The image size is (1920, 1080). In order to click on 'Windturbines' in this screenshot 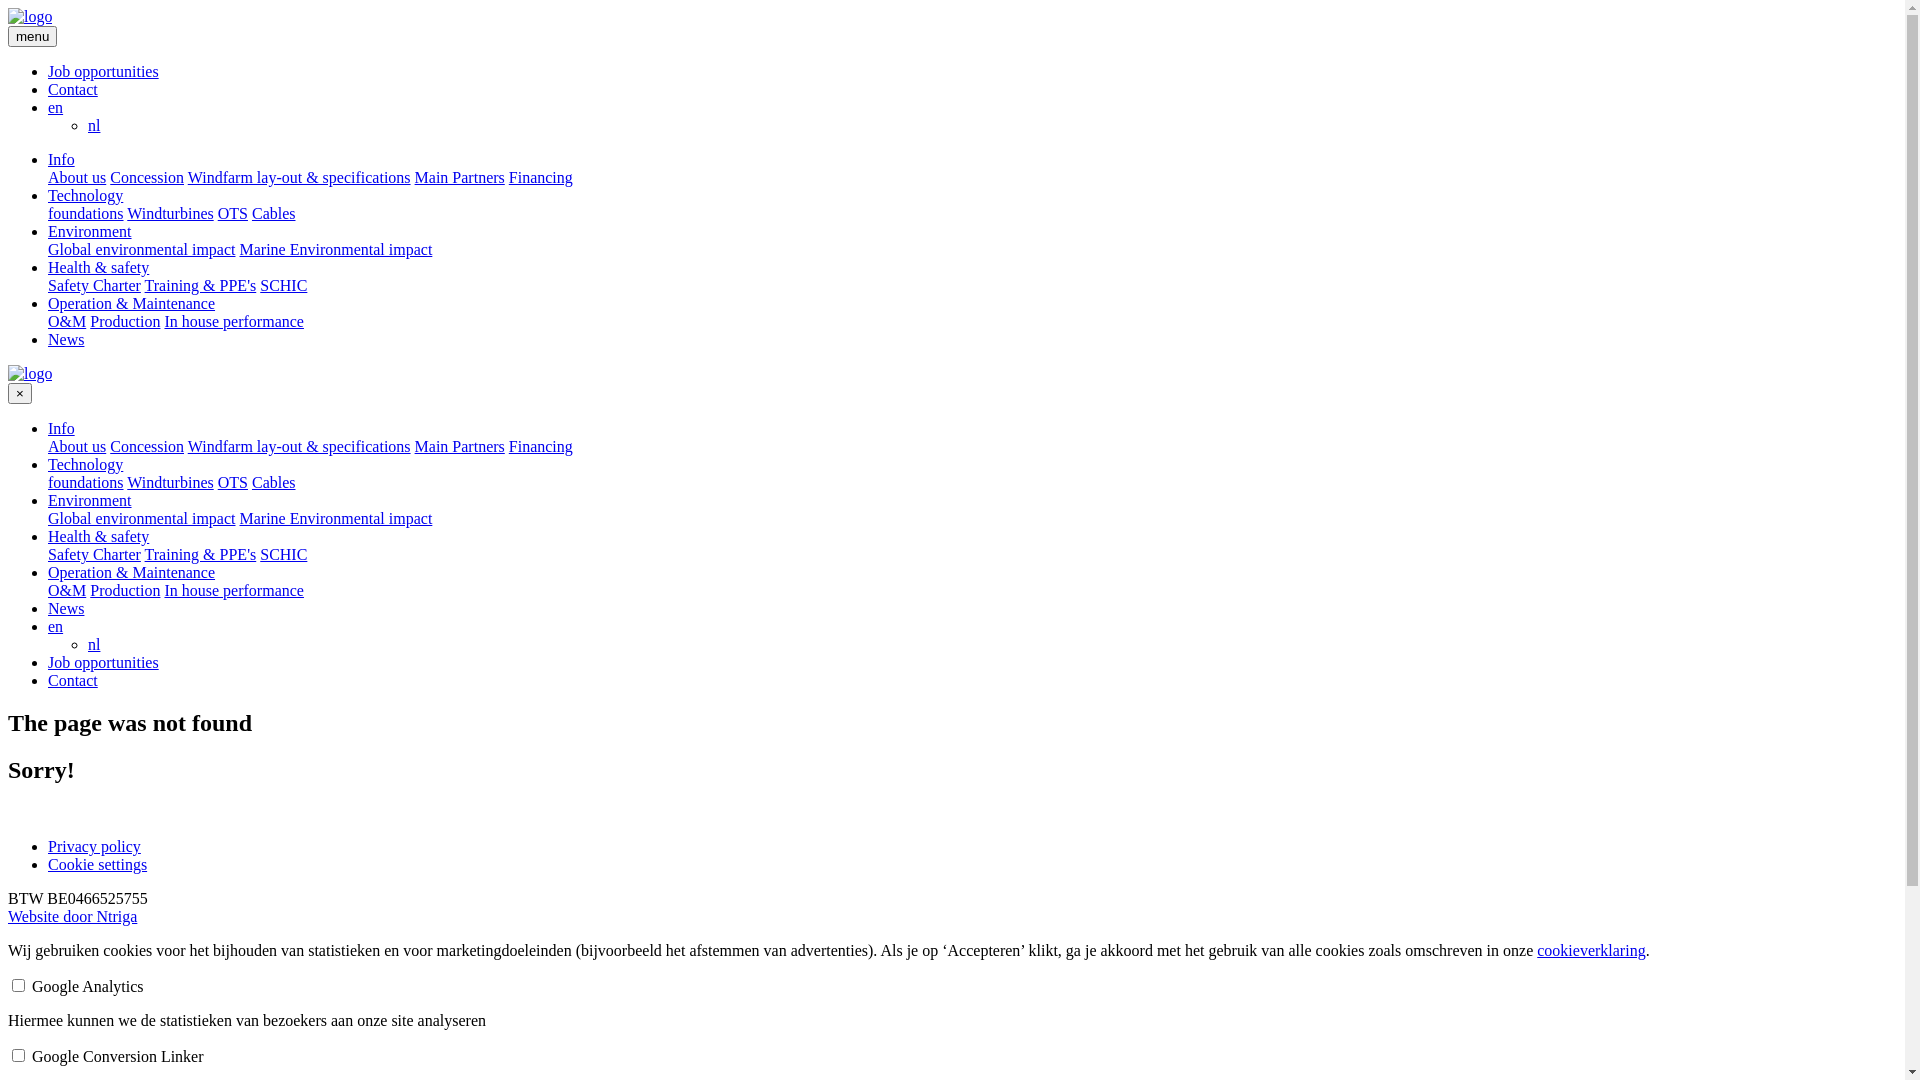, I will do `click(125, 213)`.